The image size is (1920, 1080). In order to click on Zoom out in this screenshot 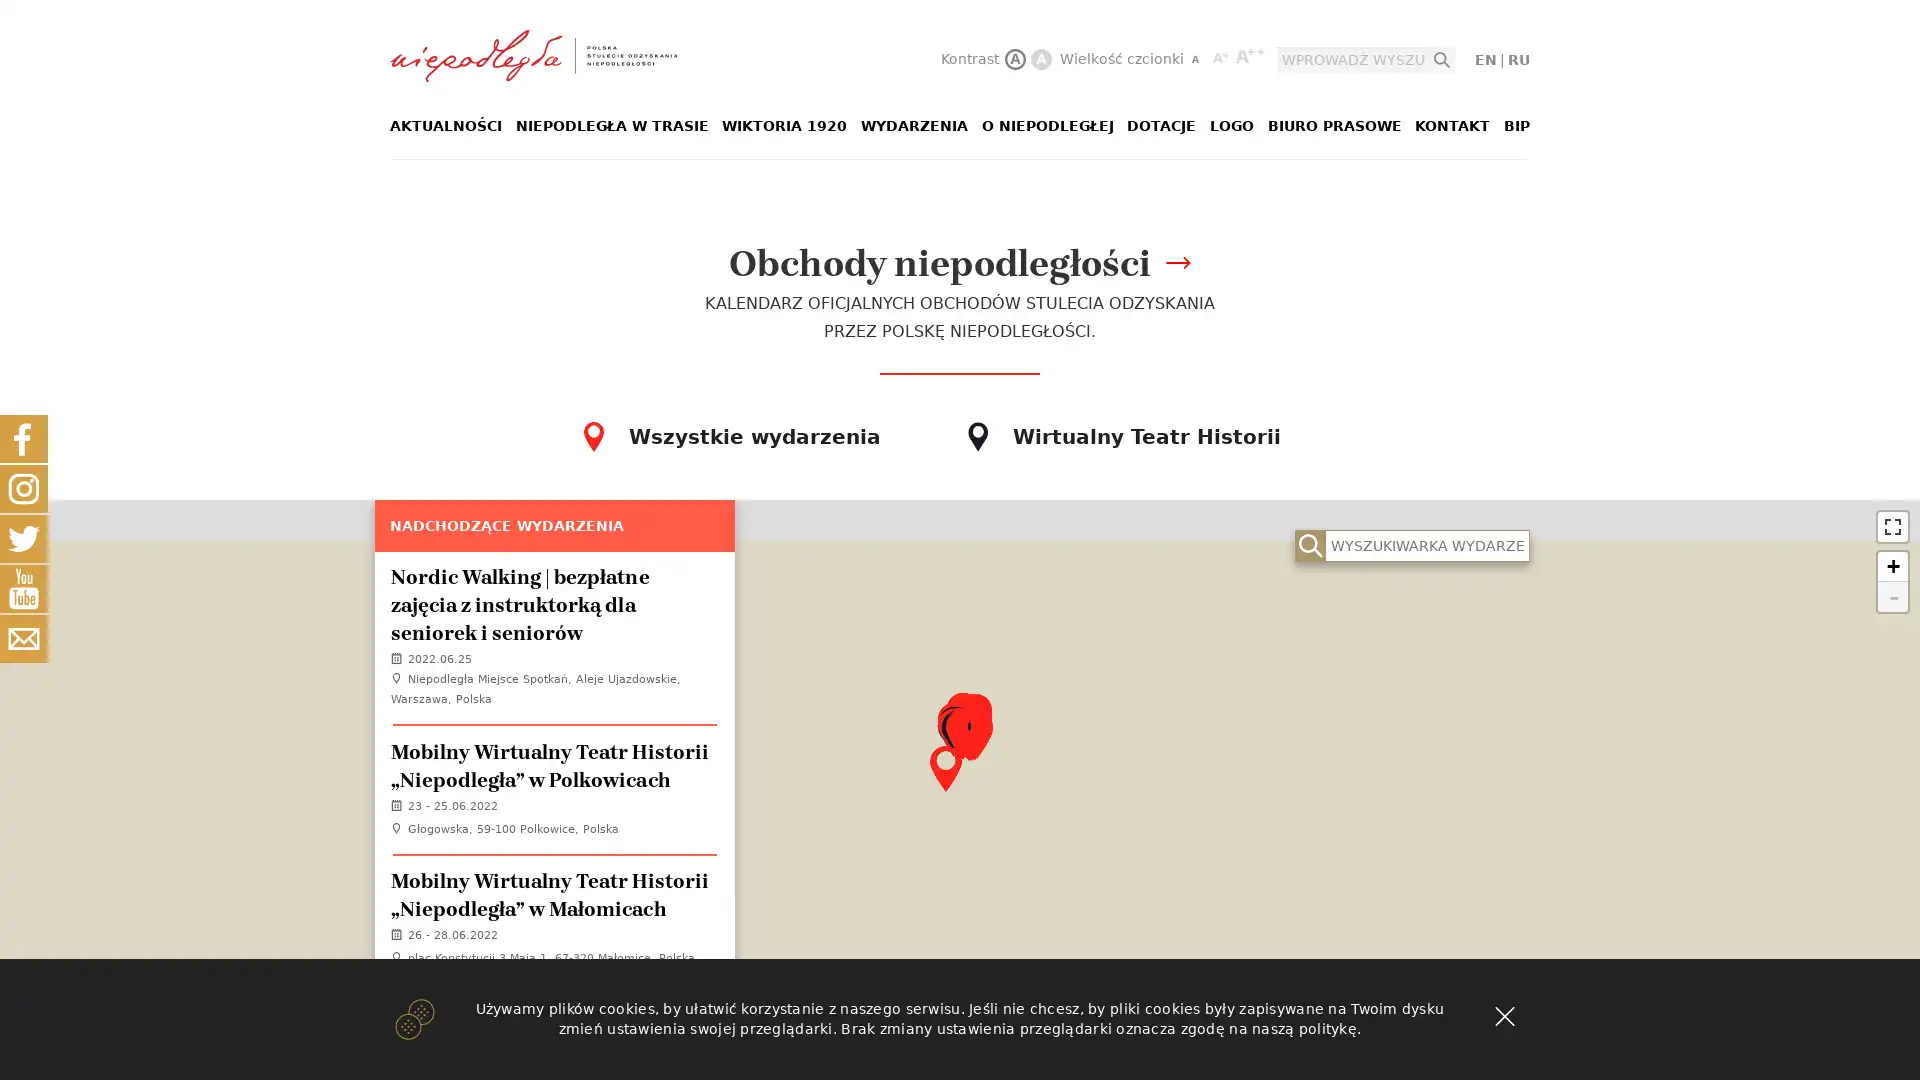, I will do `click(1891, 595)`.